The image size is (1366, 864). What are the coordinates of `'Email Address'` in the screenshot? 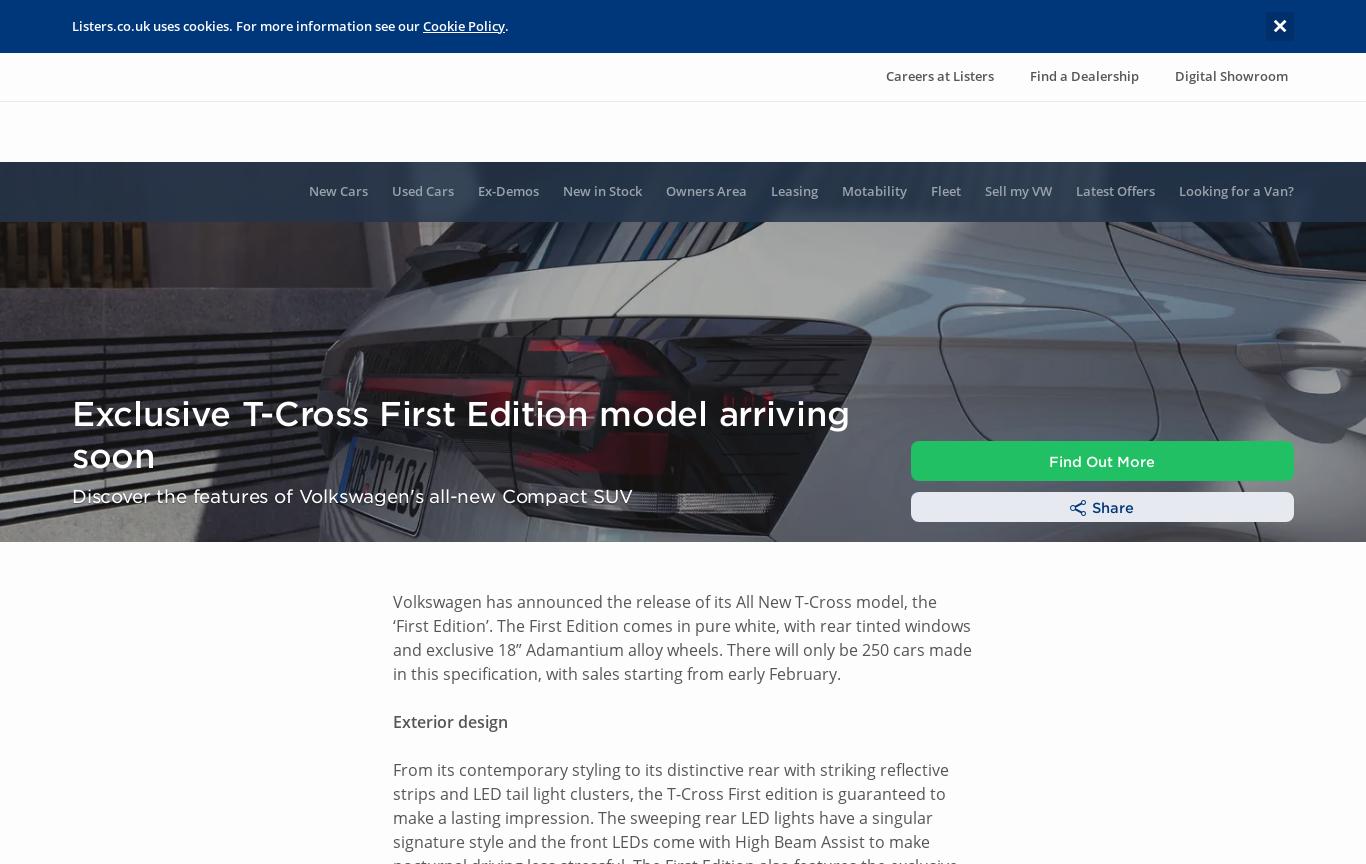 It's located at (111, 57).